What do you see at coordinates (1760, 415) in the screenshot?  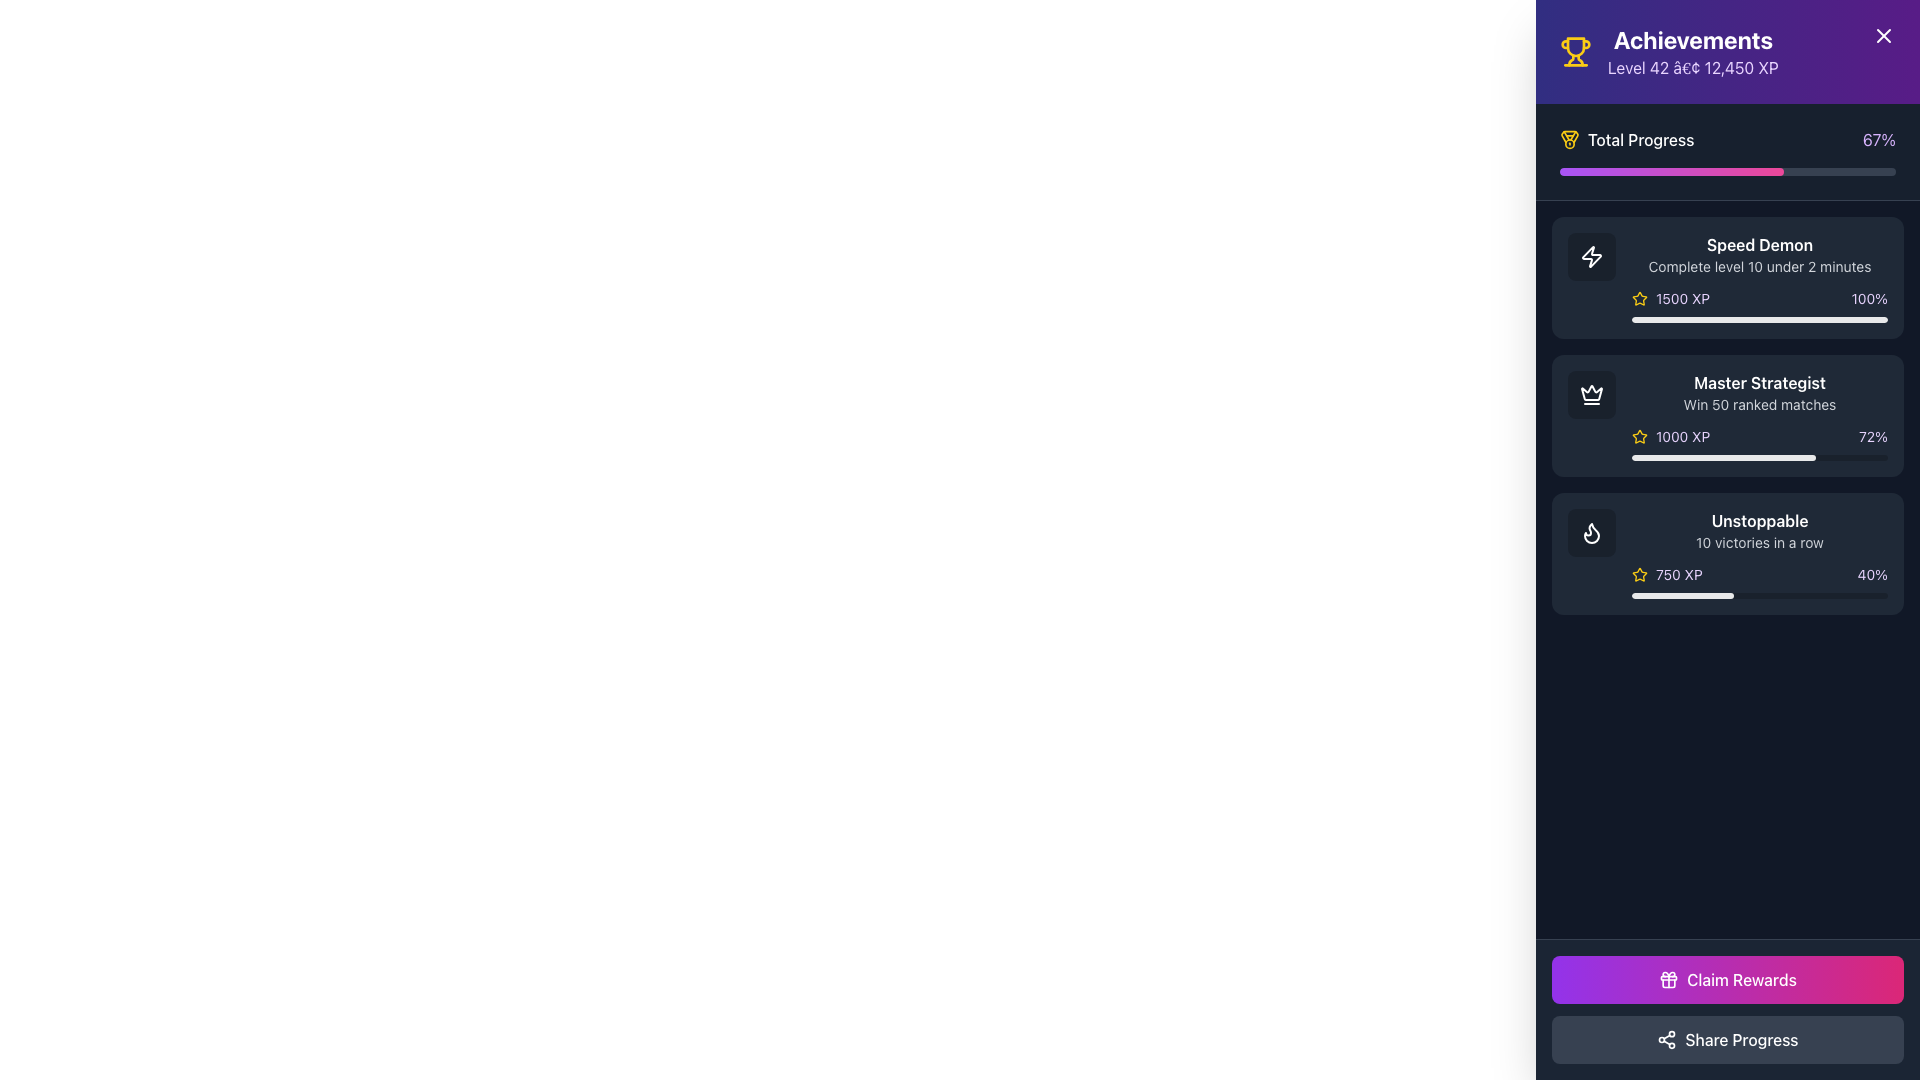 I see `achievement details from the 'Master Strategist' card, which is the second in the vertical list of achievement items, displaying 'Win 50 ranked matches' and '1000 XP' with a progress of '72%` at bounding box center [1760, 415].